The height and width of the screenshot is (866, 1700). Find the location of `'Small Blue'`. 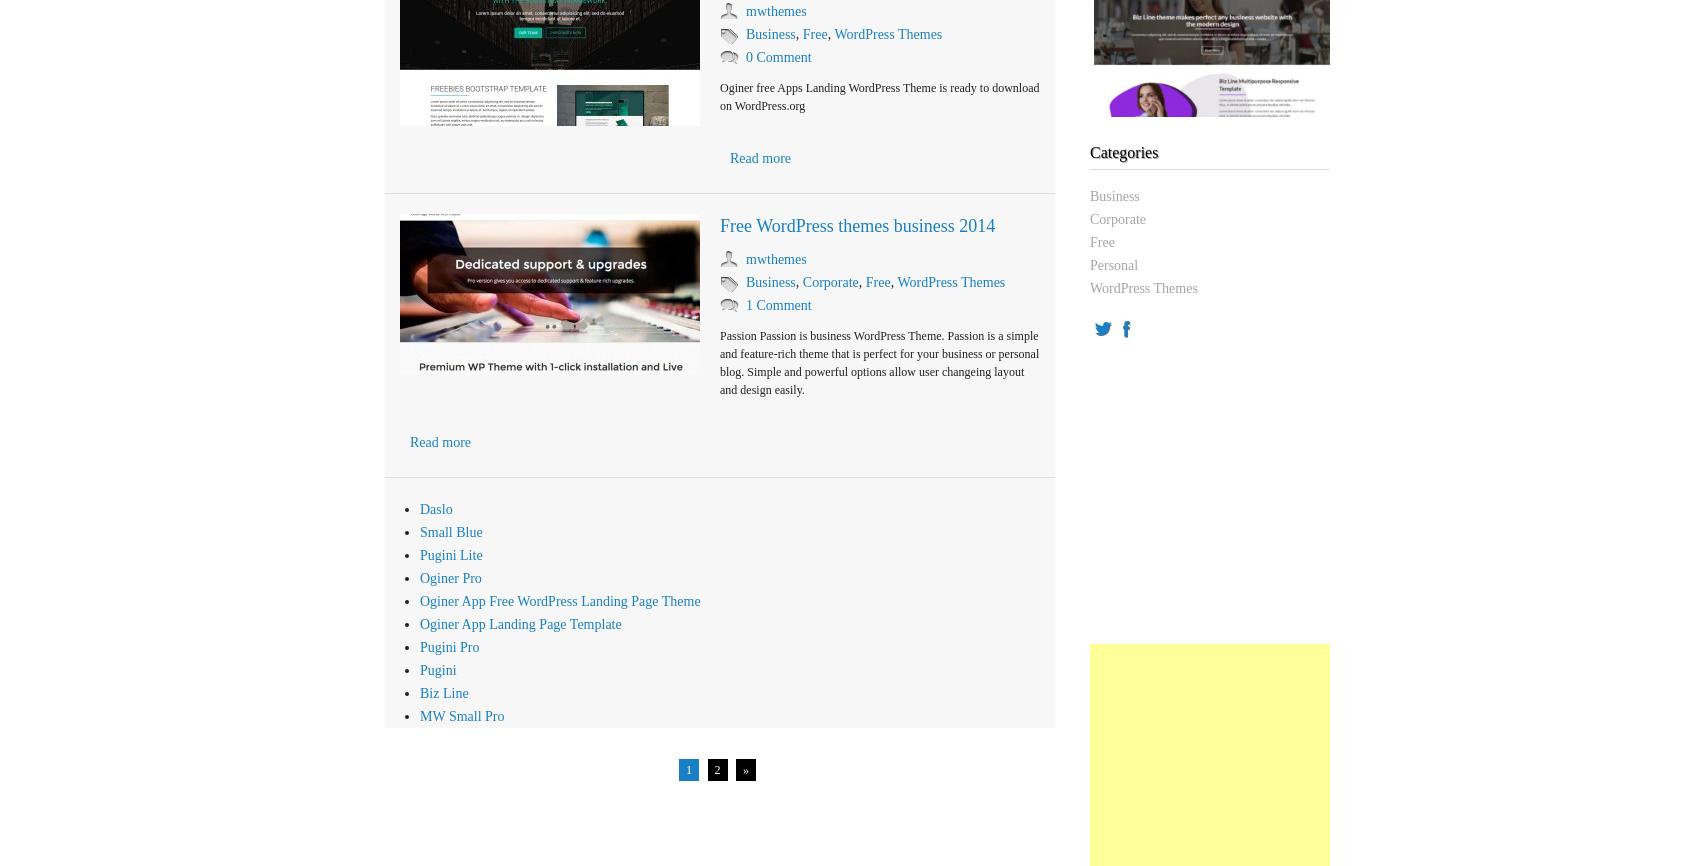

'Small Blue' is located at coordinates (451, 532).